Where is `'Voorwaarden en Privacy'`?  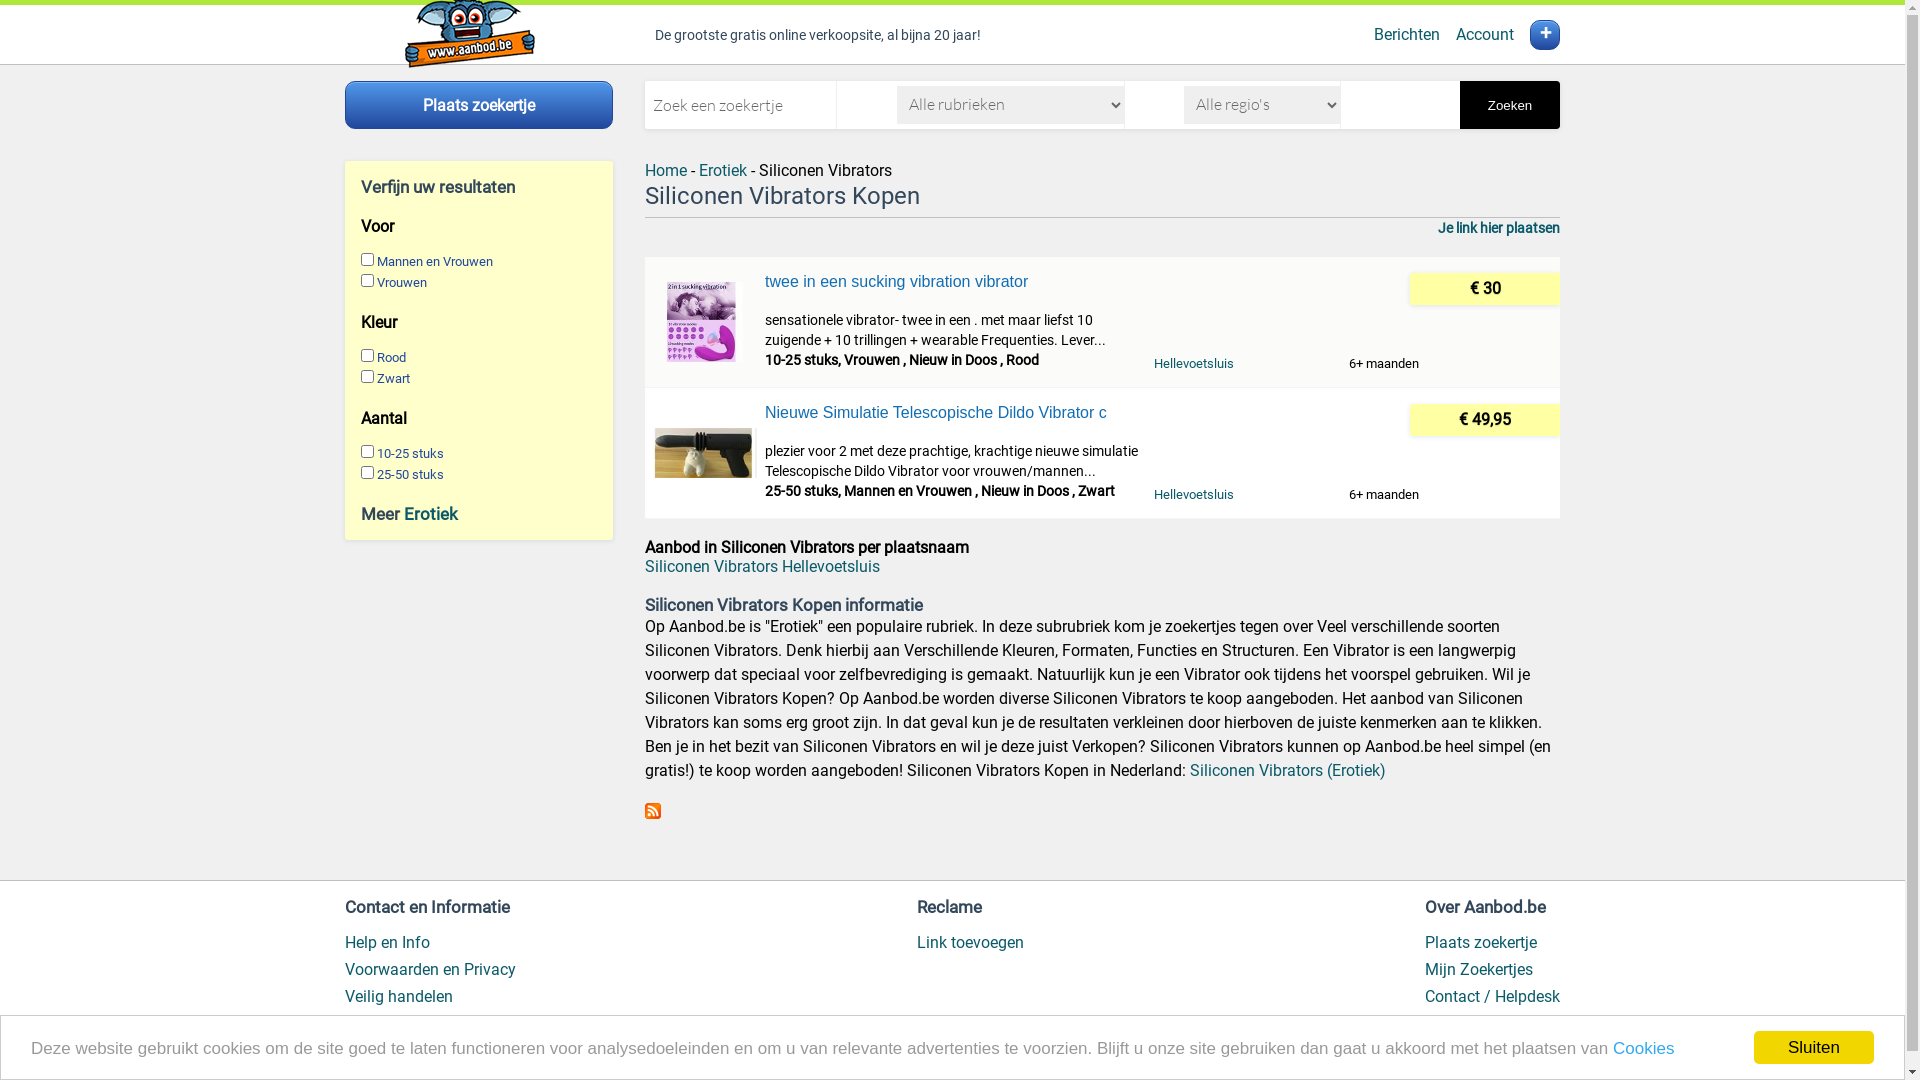 'Voorwaarden en Privacy' is located at coordinates (429, 968).